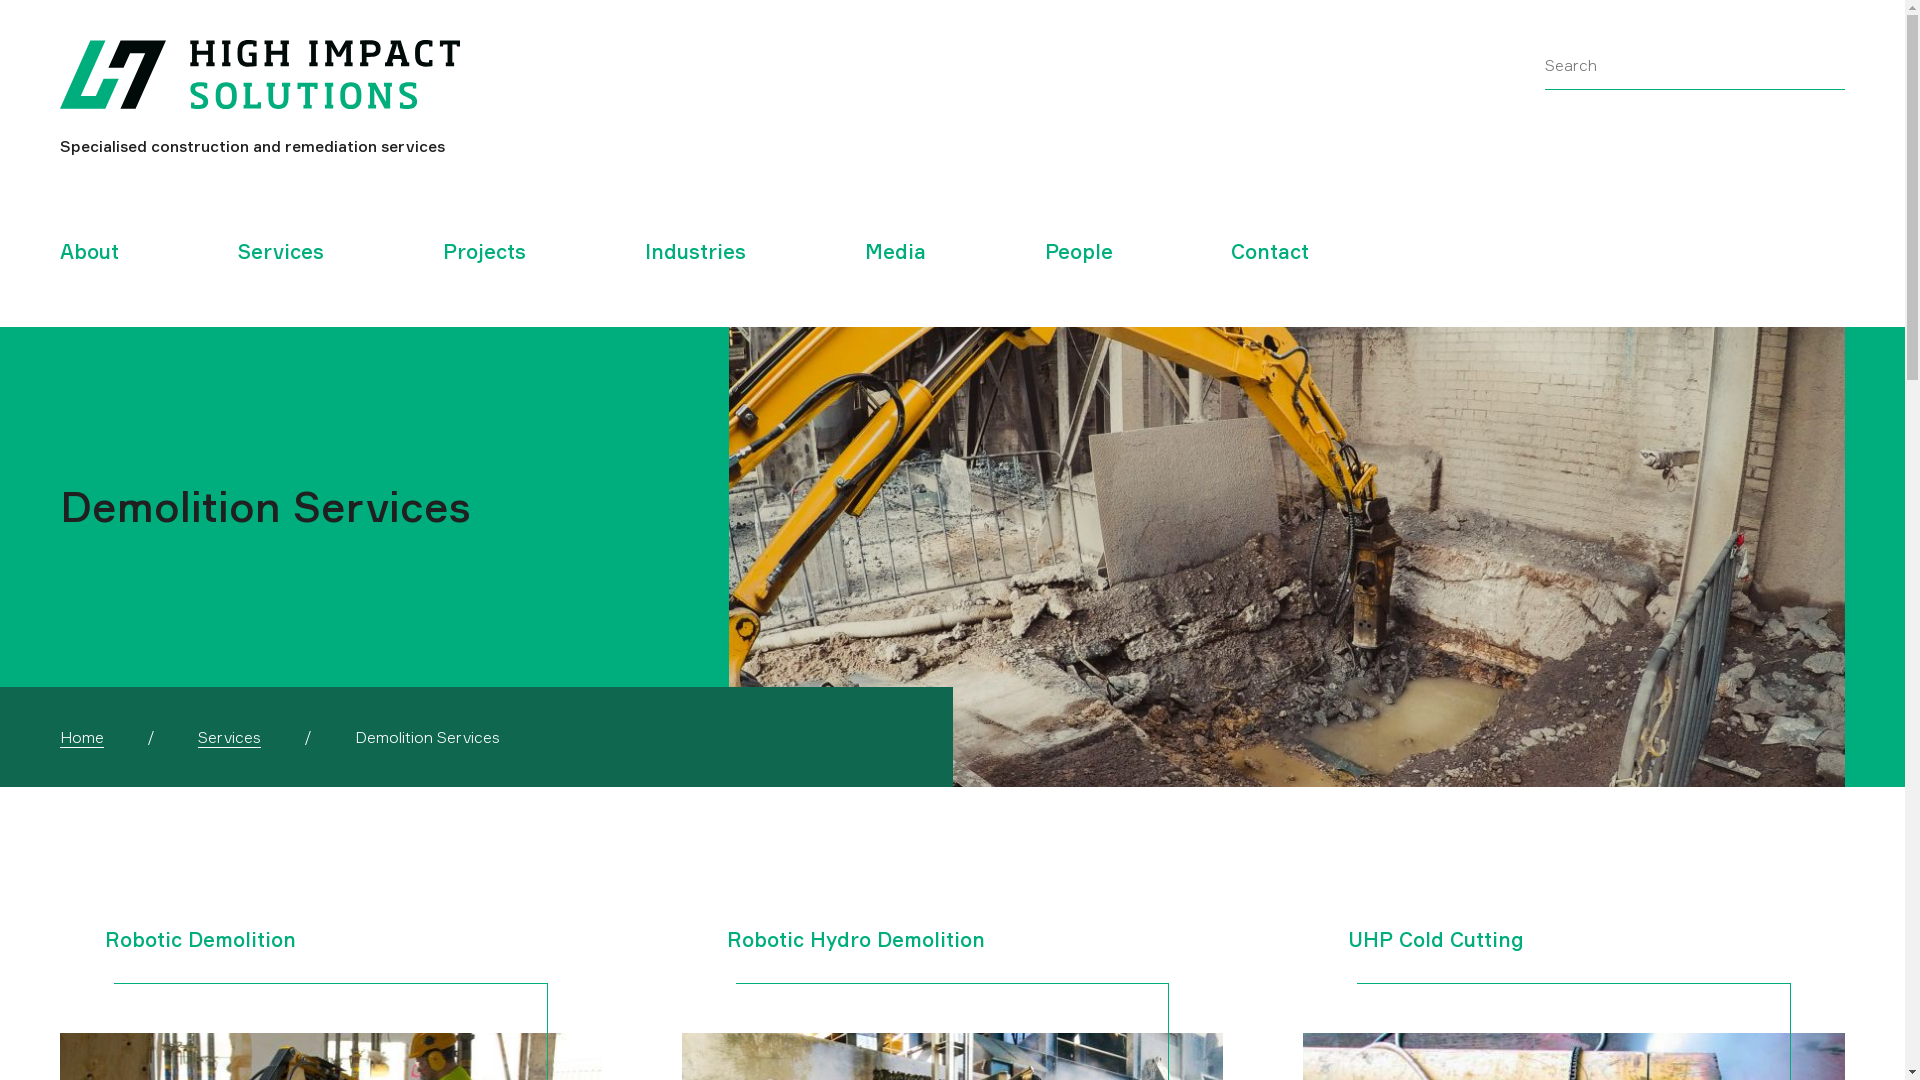 Image resolution: width=1920 pixels, height=1080 pixels. I want to click on 'People', so click(1078, 250).